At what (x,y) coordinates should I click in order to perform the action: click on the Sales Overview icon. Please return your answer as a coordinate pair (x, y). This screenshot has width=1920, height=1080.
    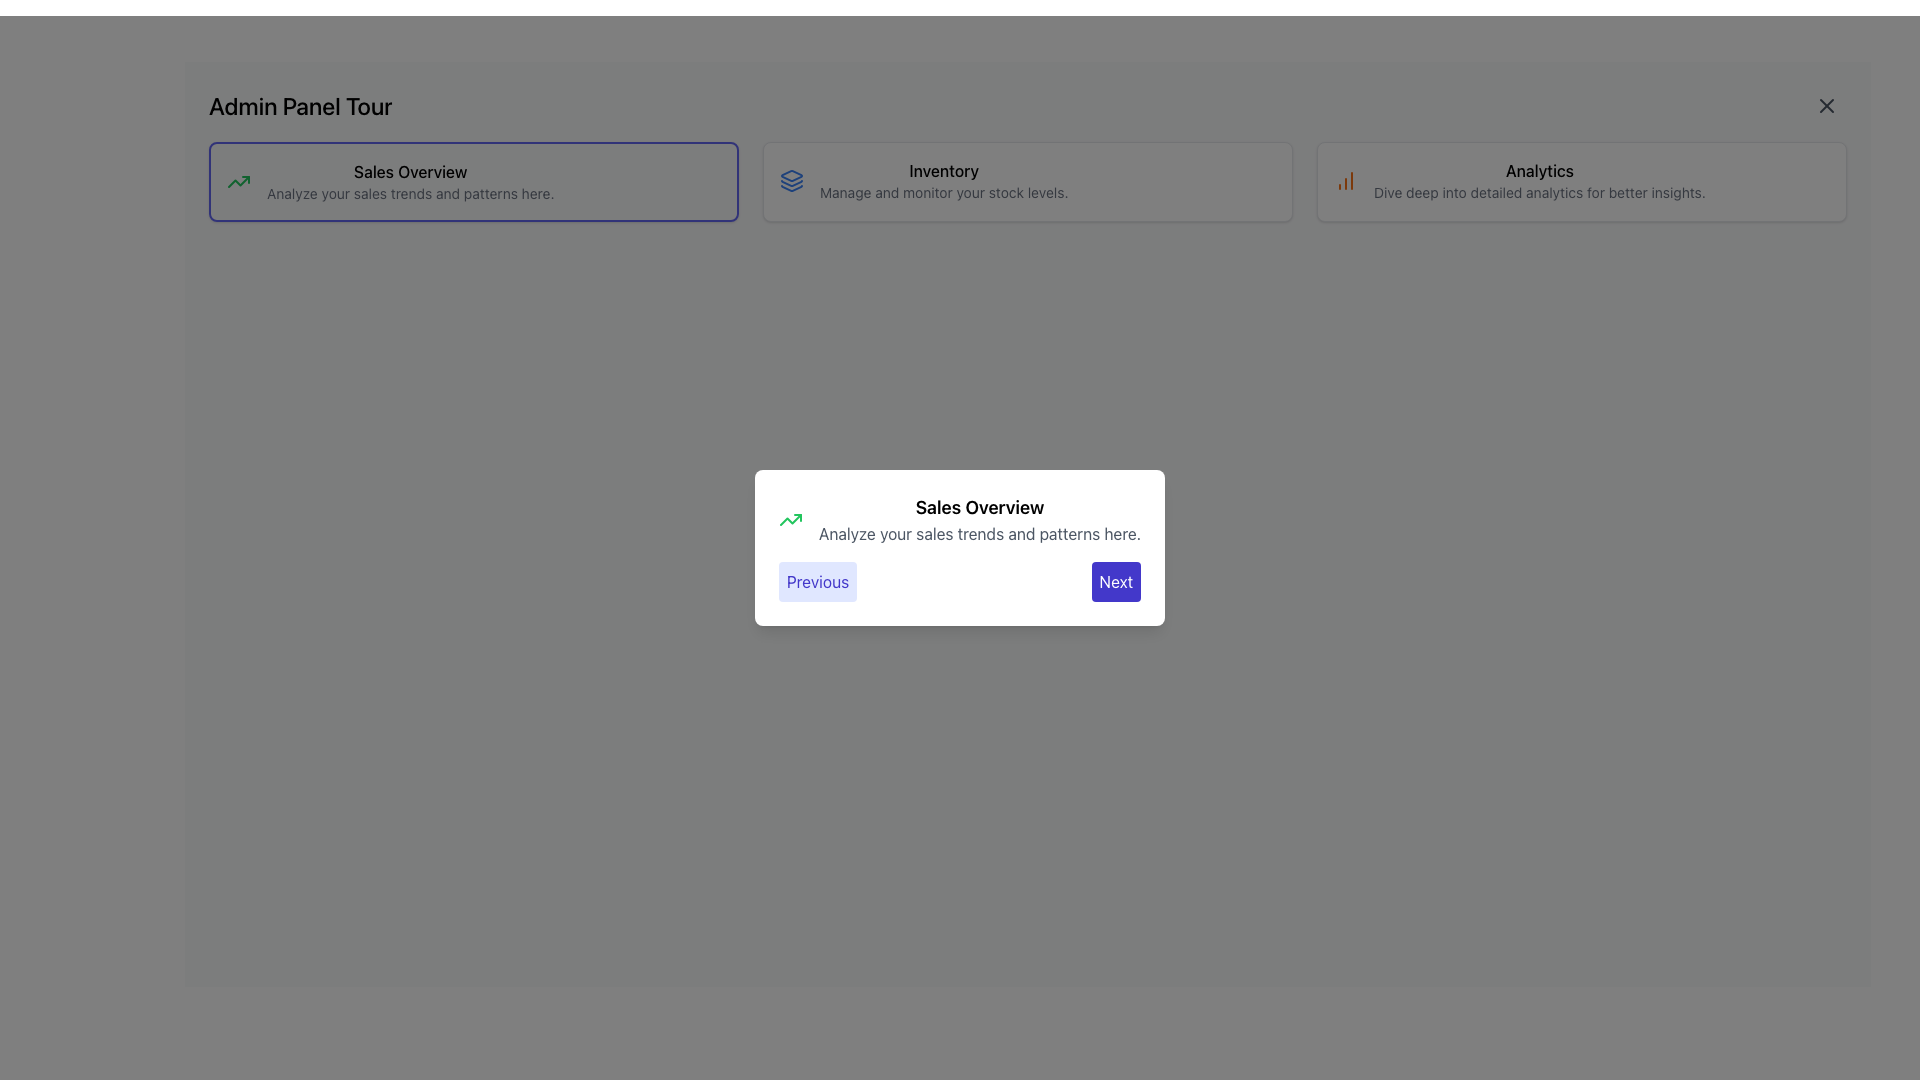
    Looking at the image, I should click on (789, 519).